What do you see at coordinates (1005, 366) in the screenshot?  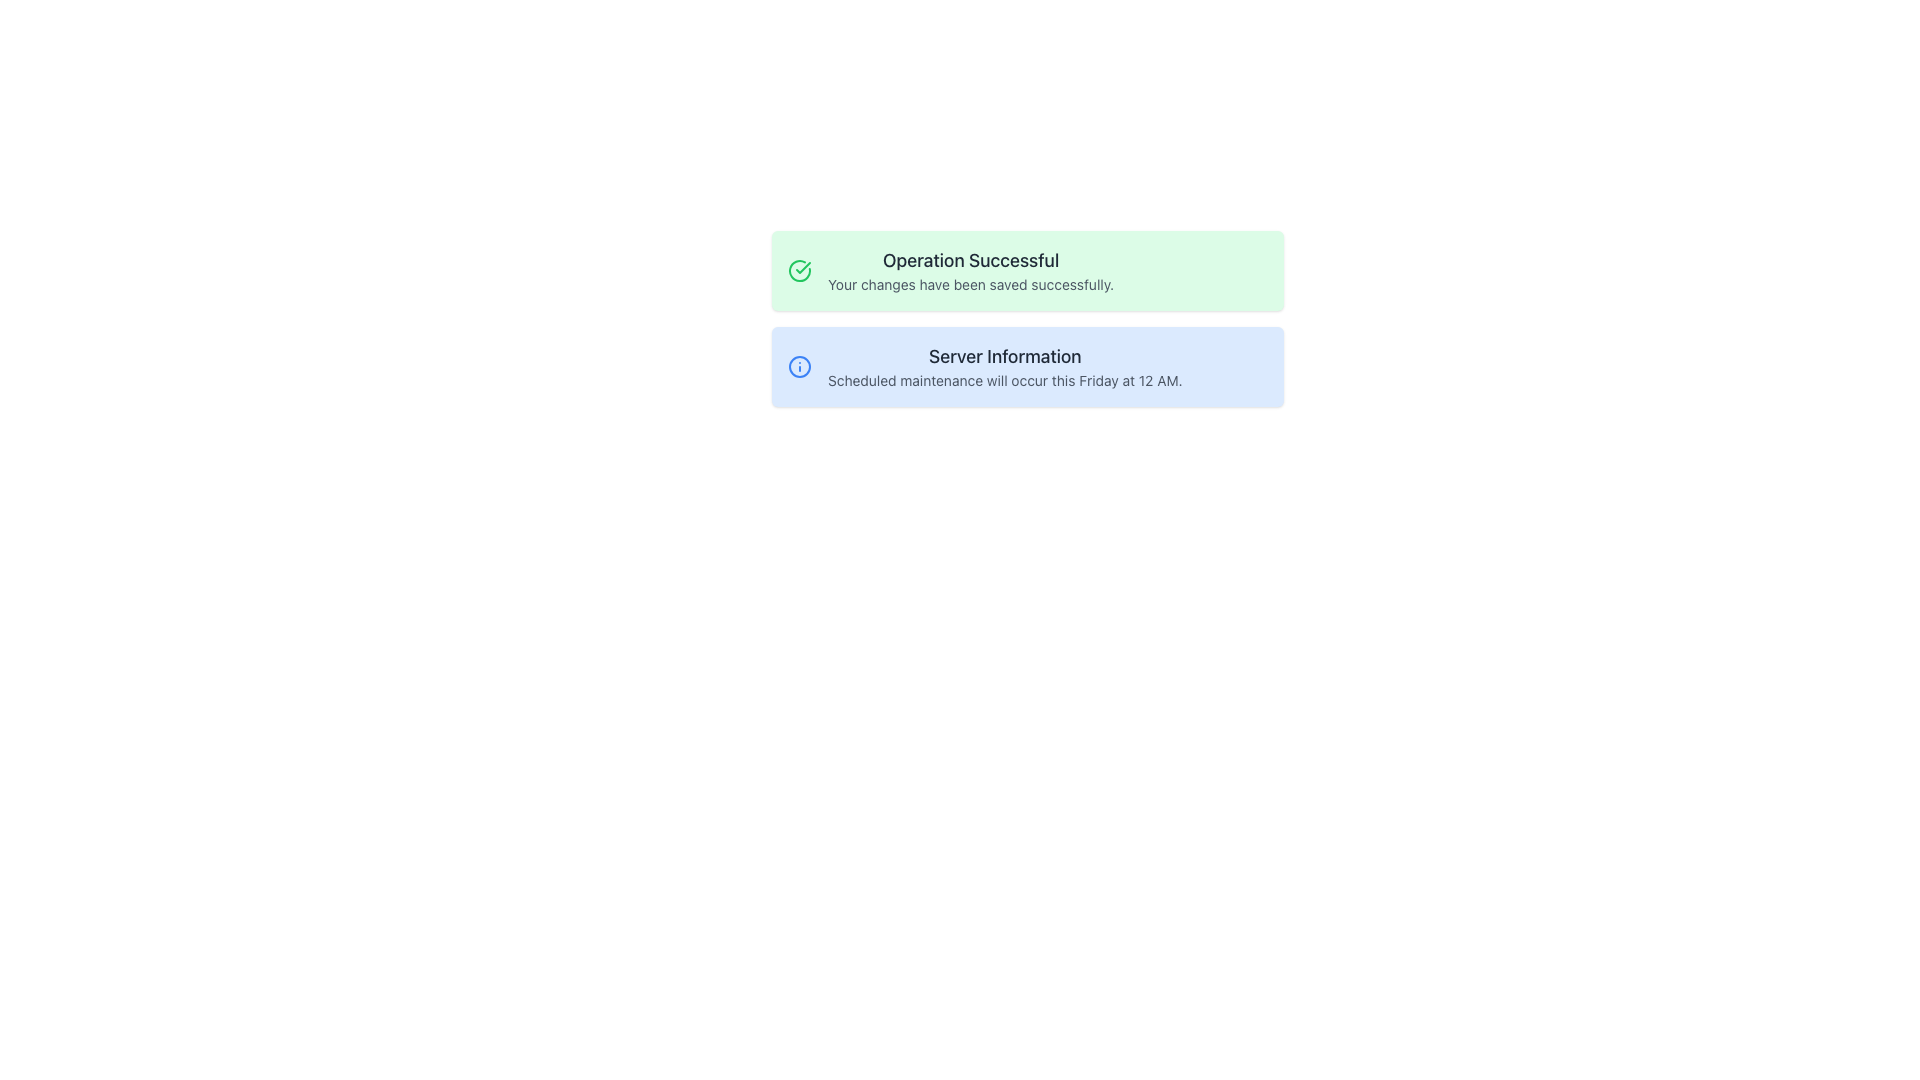 I see `the text block that notifies the user about upcoming server maintenance` at bounding box center [1005, 366].